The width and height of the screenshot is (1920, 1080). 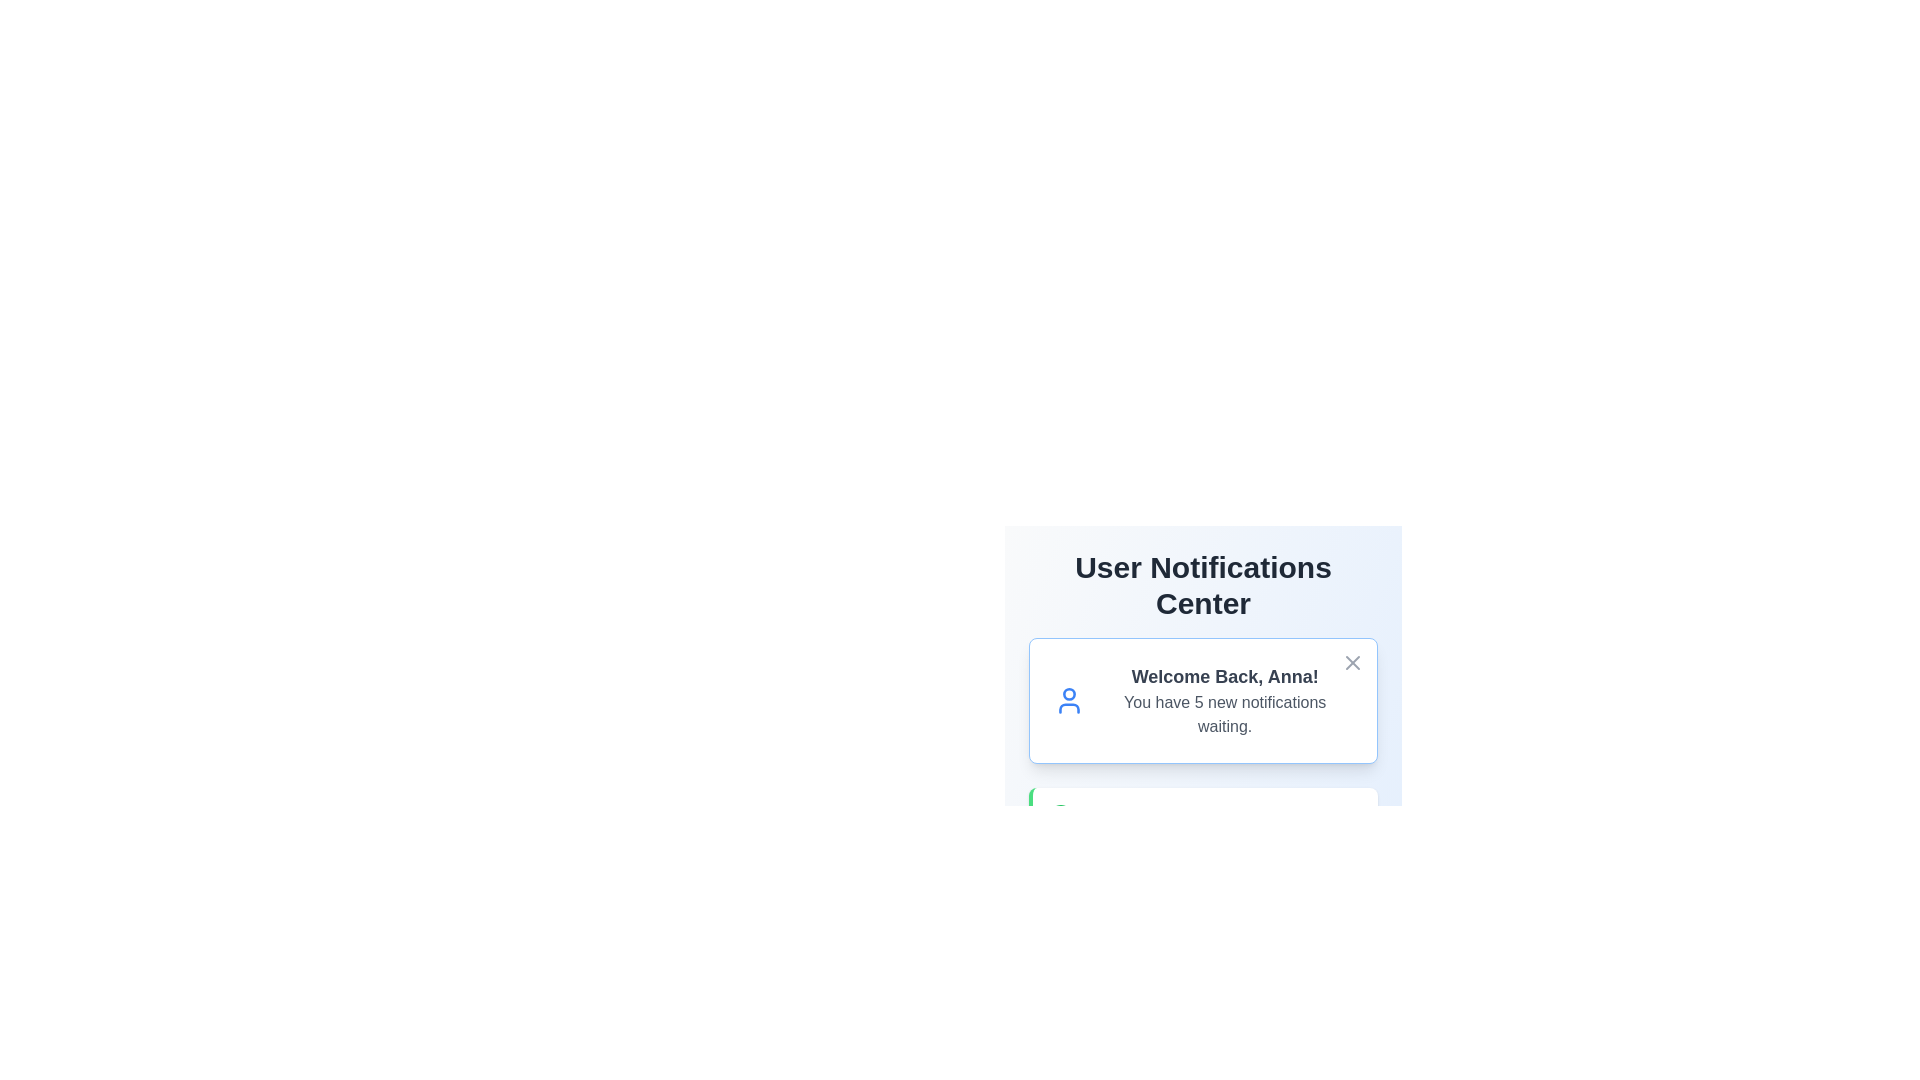 What do you see at coordinates (1068, 700) in the screenshot?
I see `the user account icon located to the left of the 'Welcome Back, Anna!' text, which serves as a visual indicator for account-related information` at bounding box center [1068, 700].